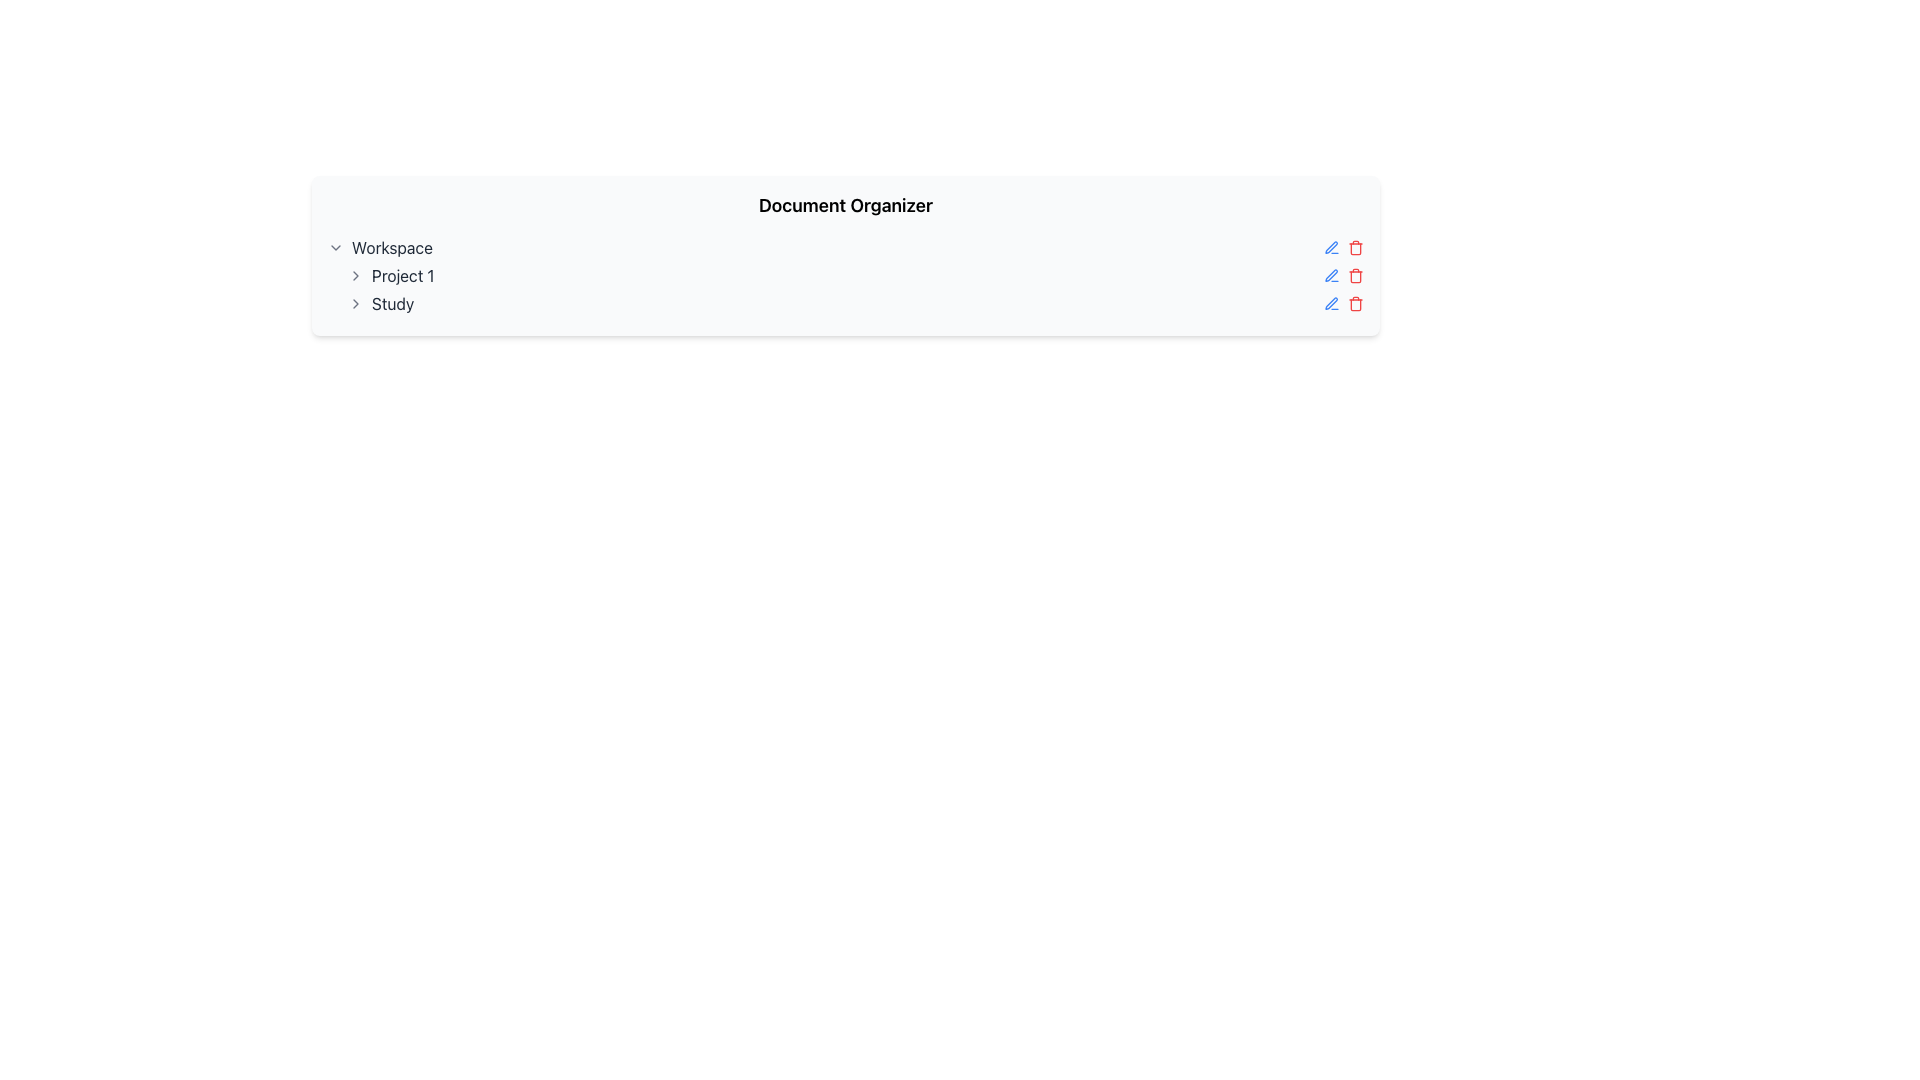  What do you see at coordinates (1344, 276) in the screenshot?
I see `the red trash icon located to the right of the blue pen icon in the control group for 'Project 1'` at bounding box center [1344, 276].